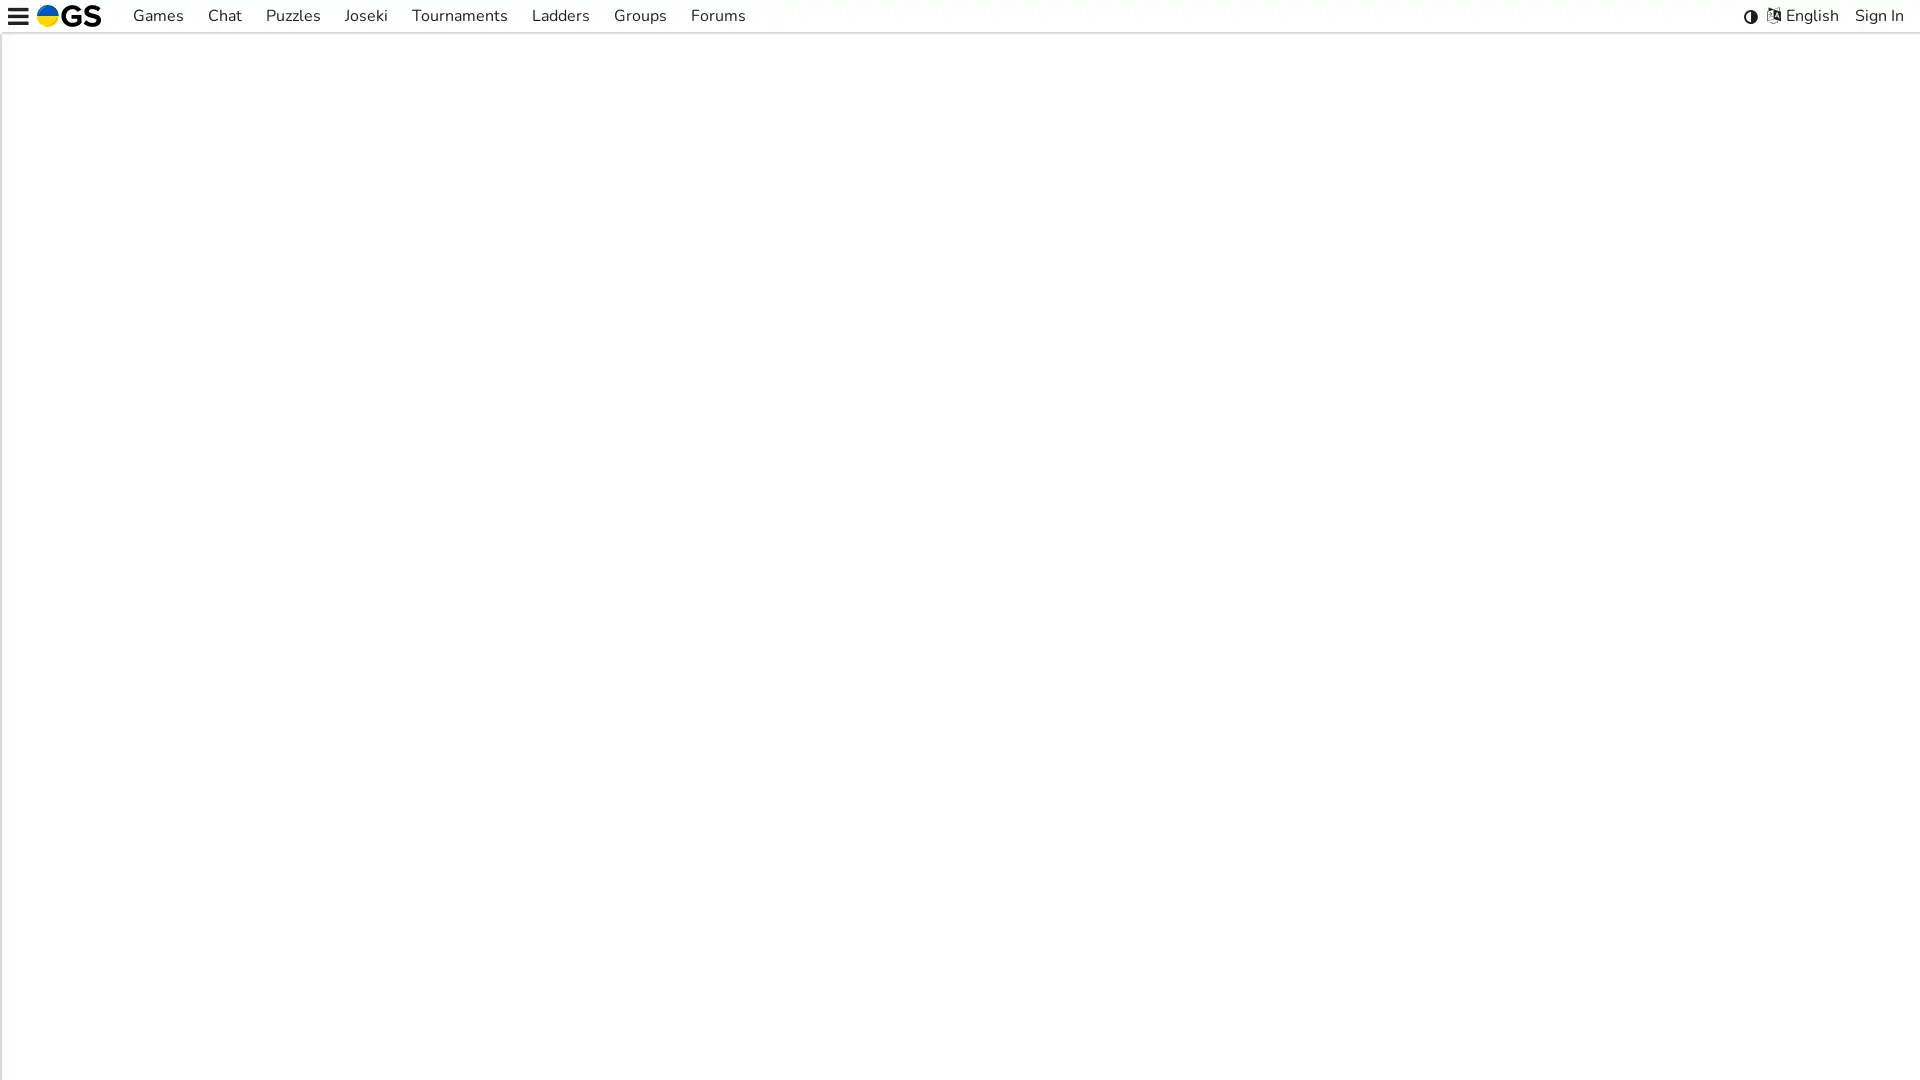  Describe the element at coordinates (1023, 789) in the screenshot. I see `Ranked` at that location.